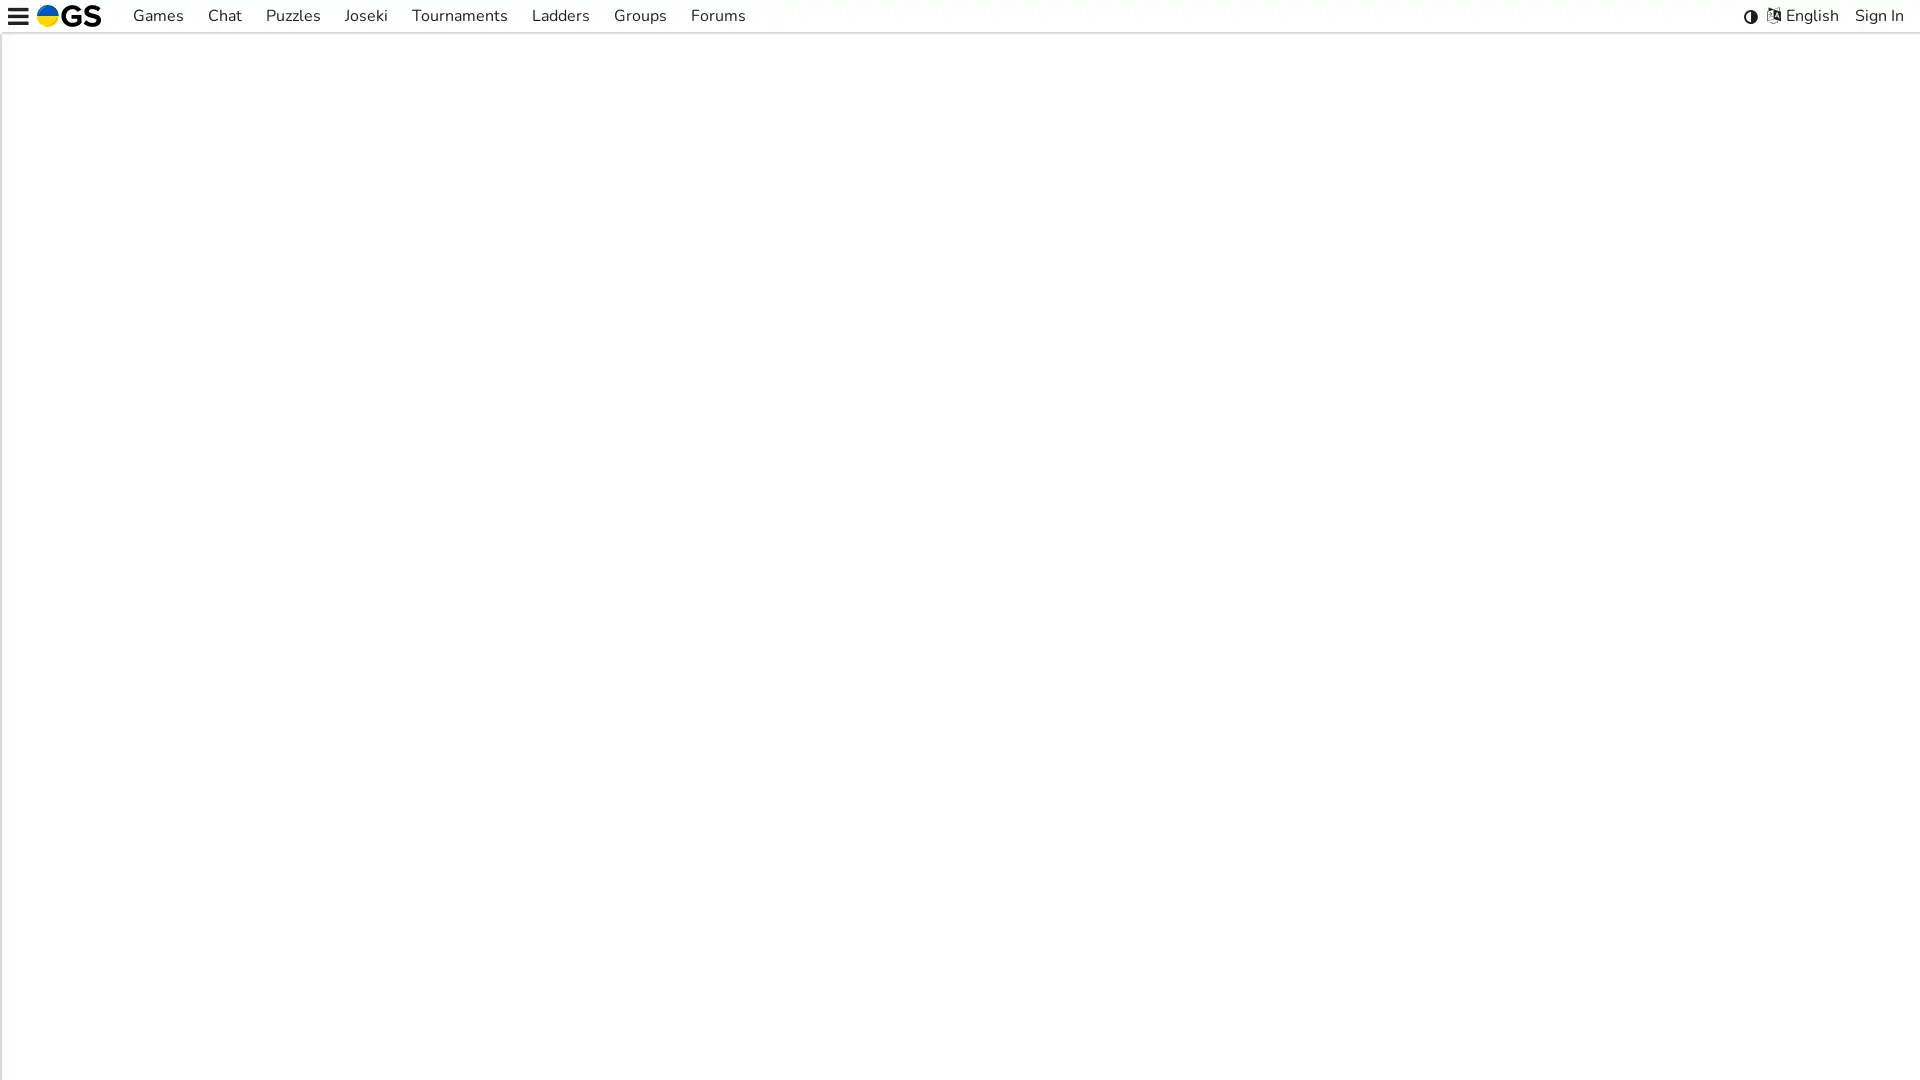  Describe the element at coordinates (1023, 789) in the screenshot. I see `Ranked` at that location.